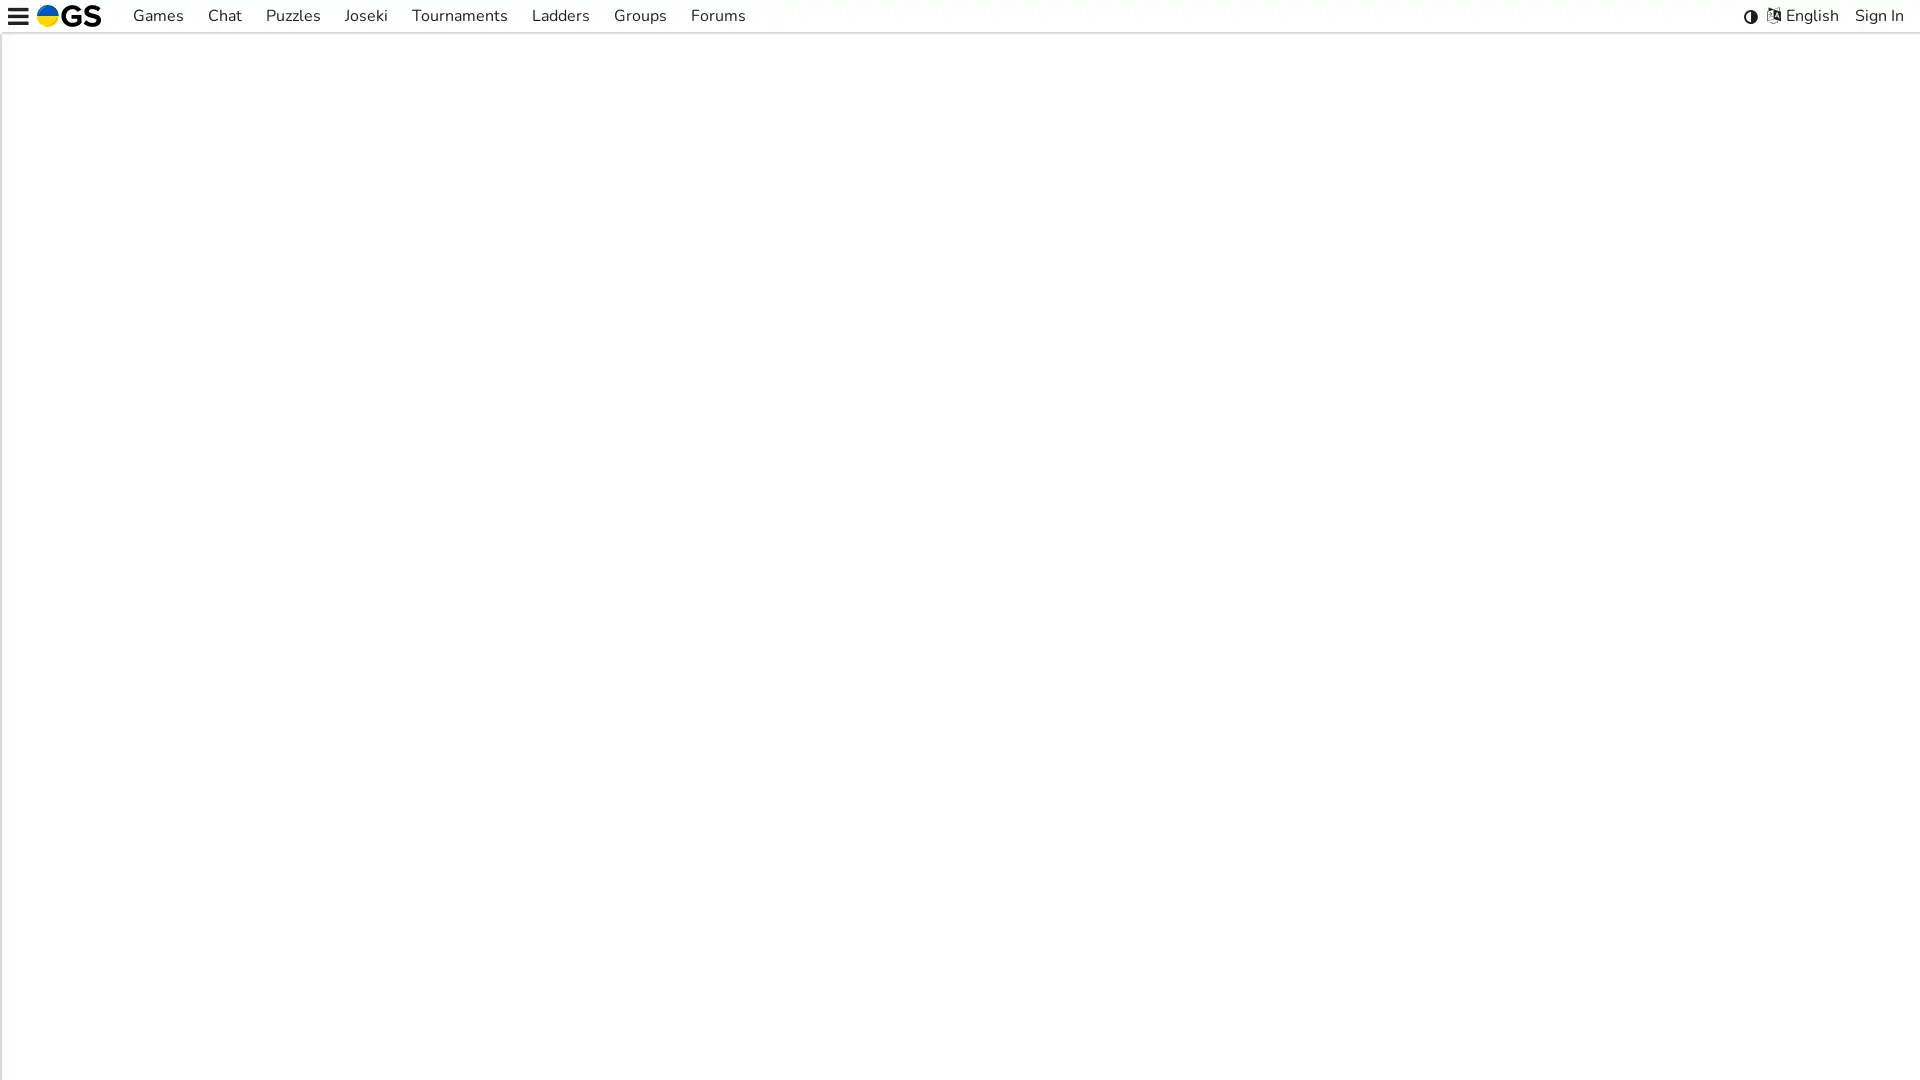  Describe the element at coordinates (1023, 789) in the screenshot. I see `Ranked` at that location.